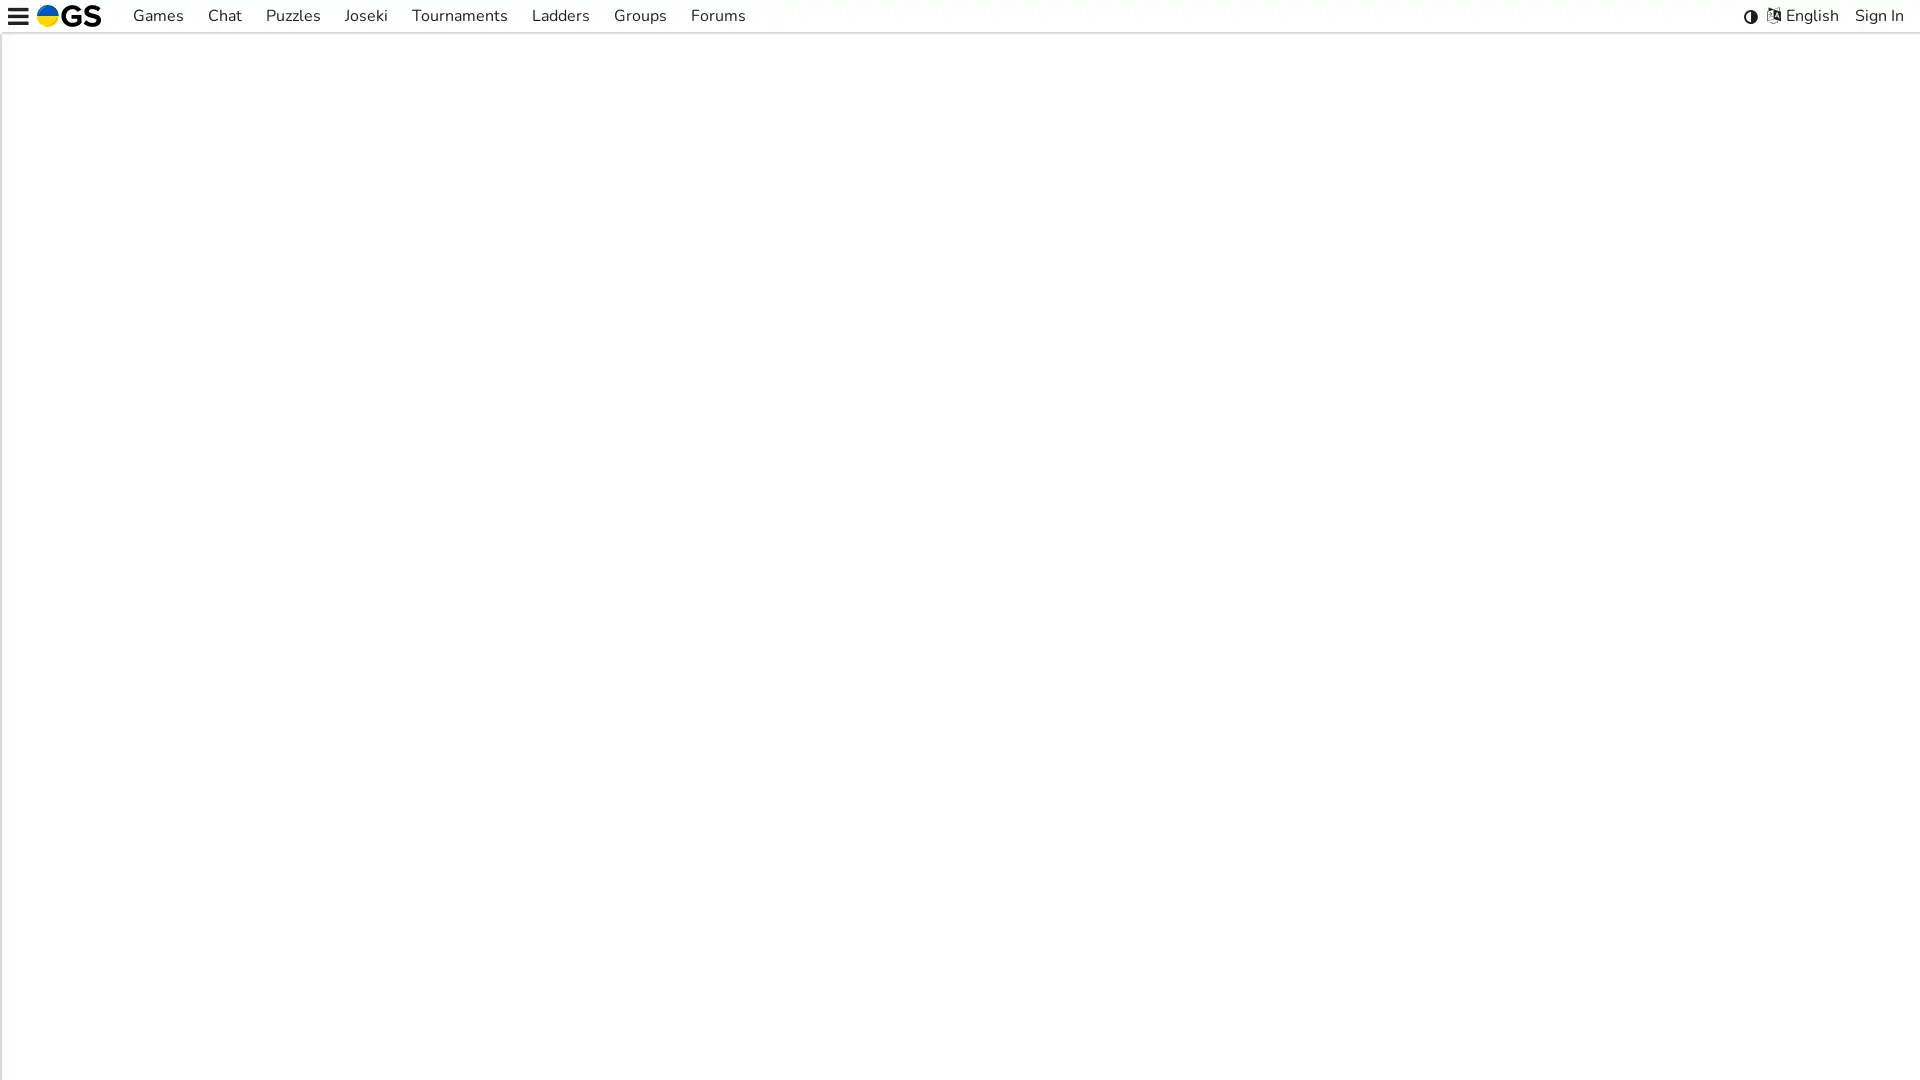  Describe the element at coordinates (1023, 789) in the screenshot. I see `Ranked` at that location.